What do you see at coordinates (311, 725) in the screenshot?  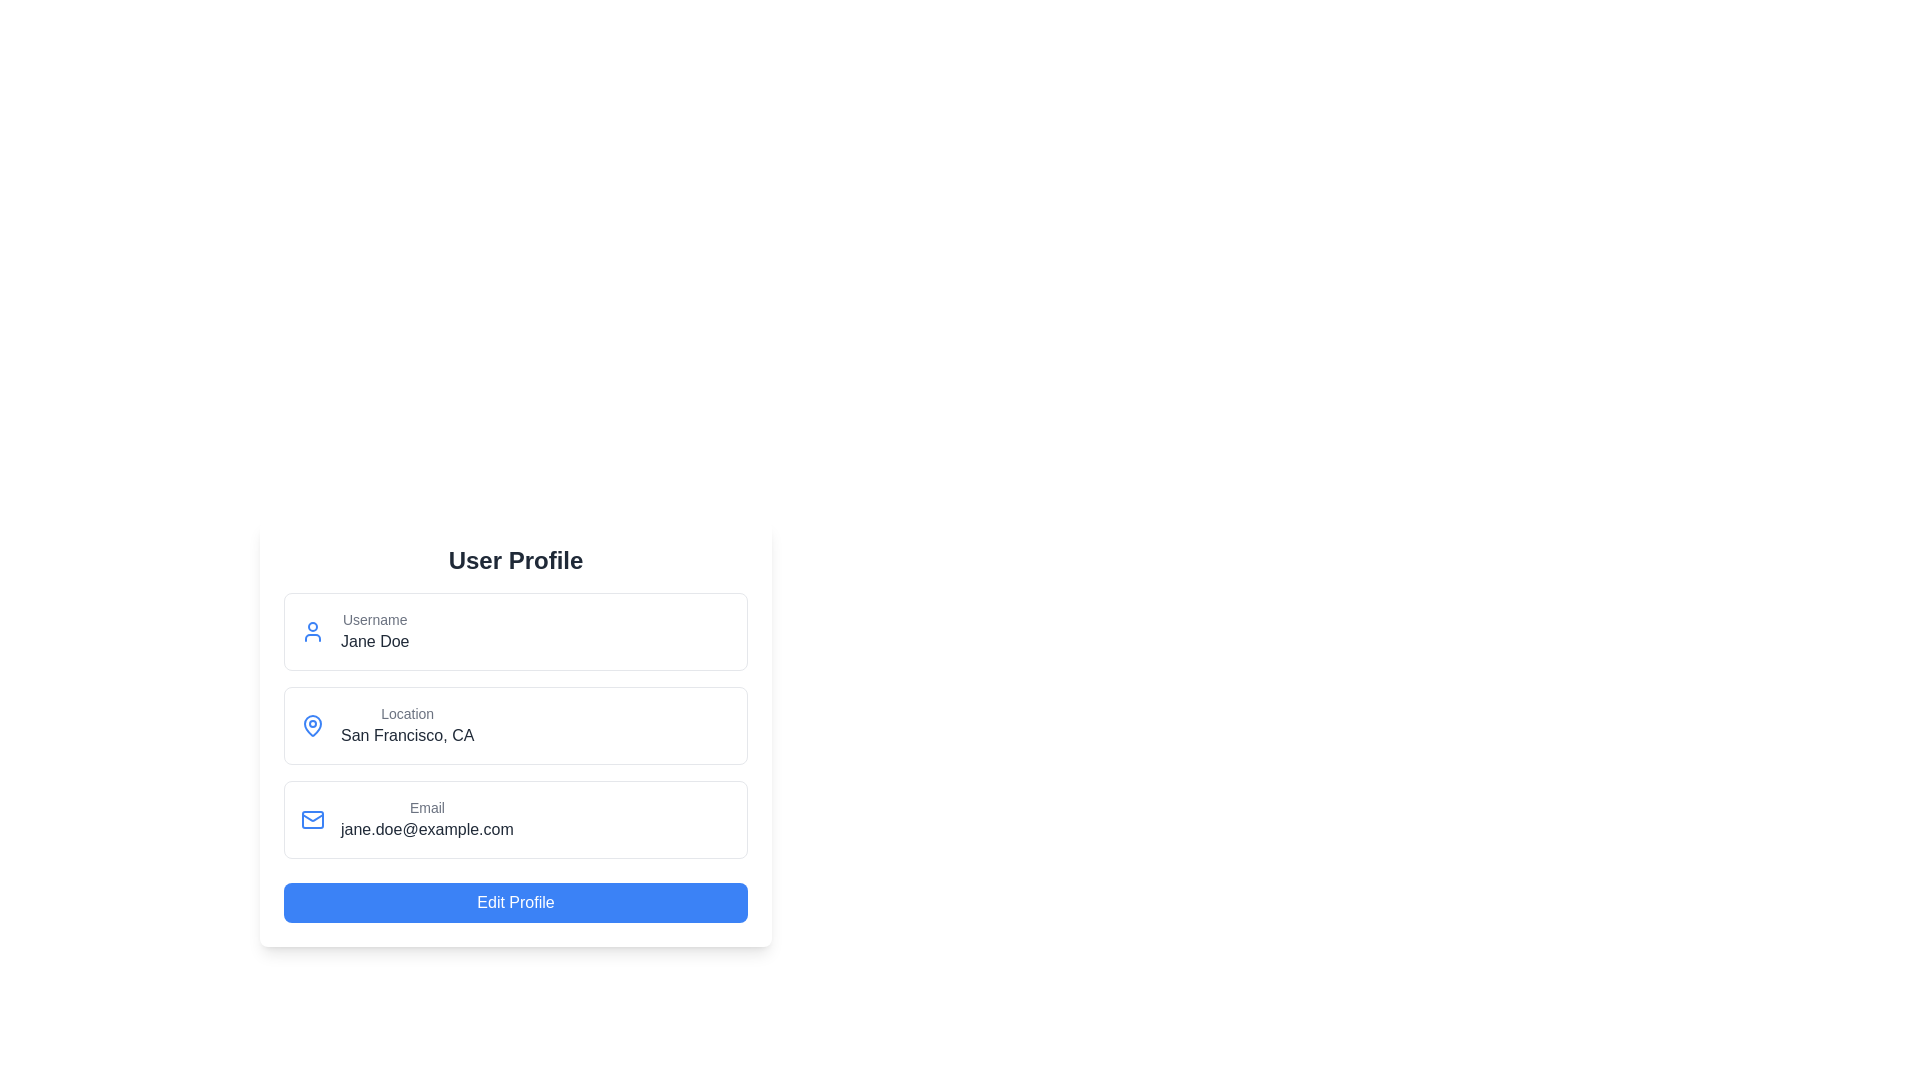 I see `the pin icon representing the location, which is the leftmost item in the second row of the user profile form, adjacent to the text 'Location: San Francisco, CA'` at bounding box center [311, 725].